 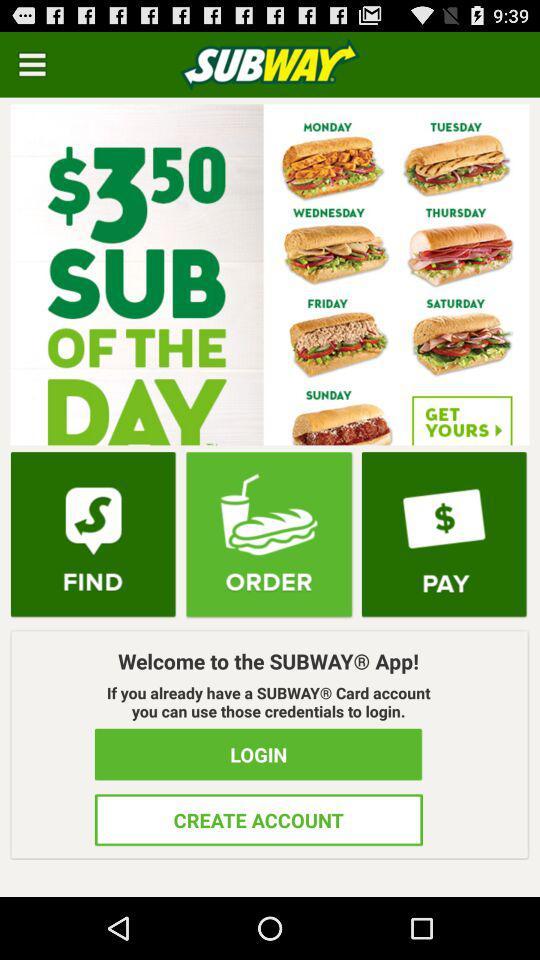 What do you see at coordinates (270, 273) in the screenshot?
I see `get 3.50 sub of the day` at bounding box center [270, 273].